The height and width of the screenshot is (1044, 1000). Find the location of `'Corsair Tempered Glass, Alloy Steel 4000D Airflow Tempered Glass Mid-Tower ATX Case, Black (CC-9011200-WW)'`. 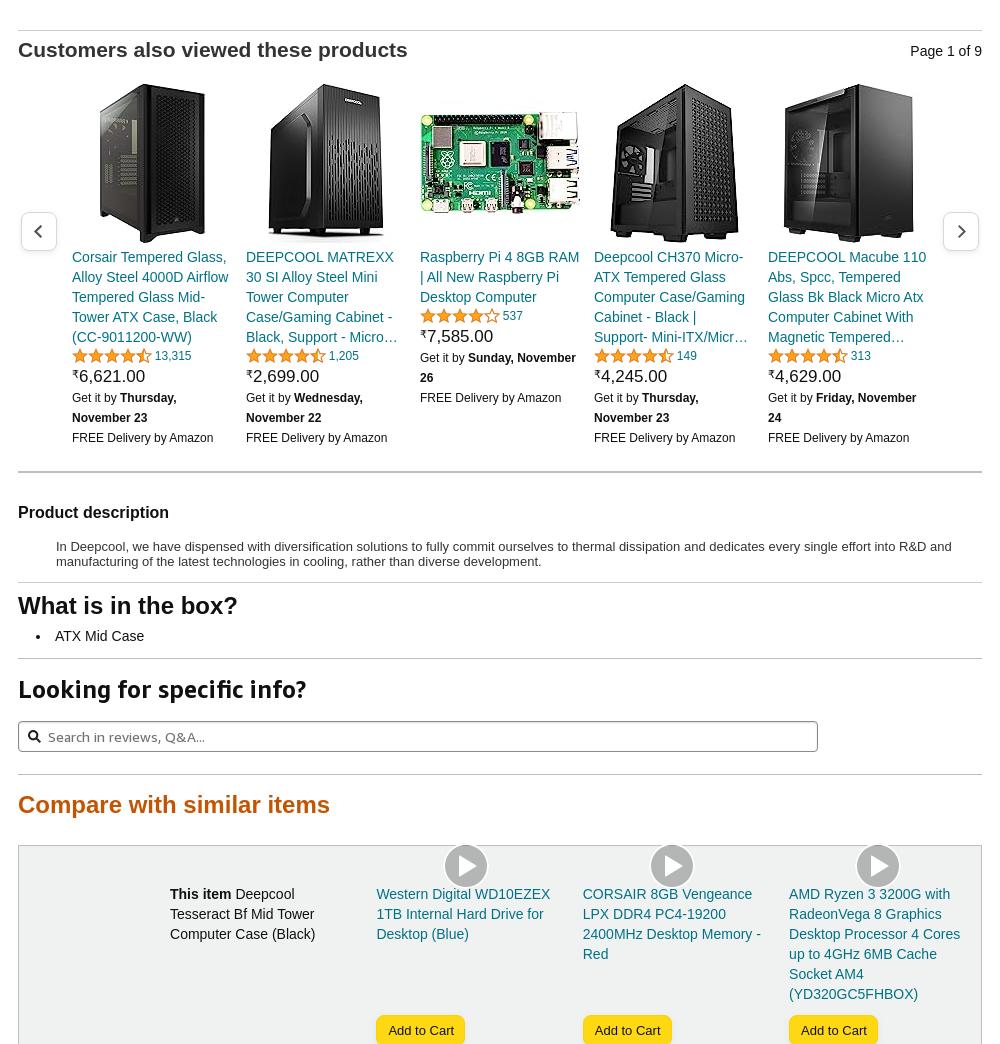

'Corsair Tempered Glass, Alloy Steel 4000D Airflow Tempered Glass Mid-Tower ATX Case, Black (CC-9011200-WW)' is located at coordinates (150, 294).